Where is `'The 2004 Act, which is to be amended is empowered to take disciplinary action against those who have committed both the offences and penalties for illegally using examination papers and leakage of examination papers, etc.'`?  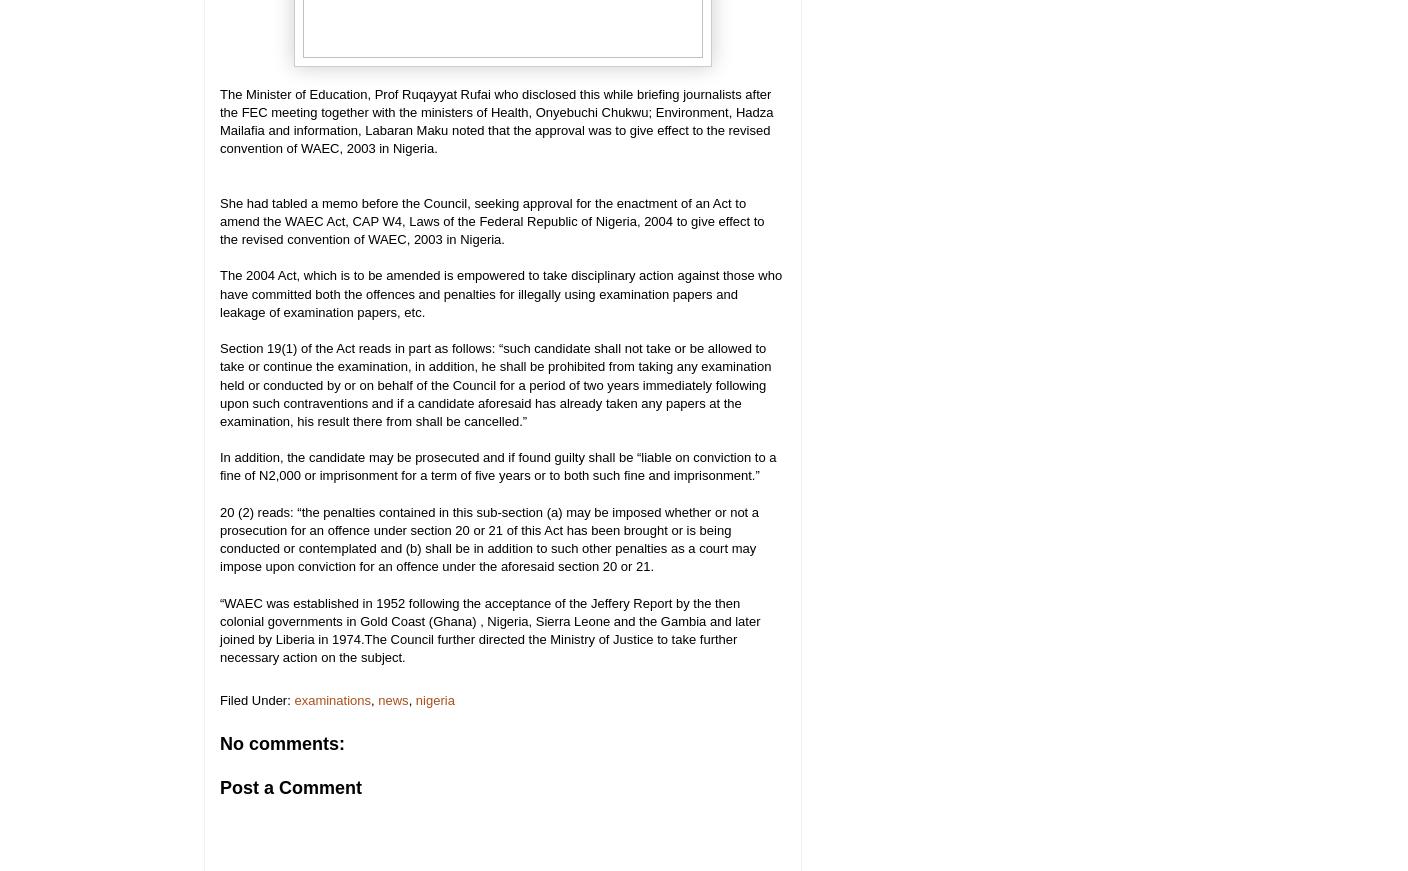
'The 2004 Act, which is to be amended is empowered to take disciplinary action against those who have committed both the offences and penalties for illegally using examination papers and leakage of examination papers, etc.' is located at coordinates (500, 292).